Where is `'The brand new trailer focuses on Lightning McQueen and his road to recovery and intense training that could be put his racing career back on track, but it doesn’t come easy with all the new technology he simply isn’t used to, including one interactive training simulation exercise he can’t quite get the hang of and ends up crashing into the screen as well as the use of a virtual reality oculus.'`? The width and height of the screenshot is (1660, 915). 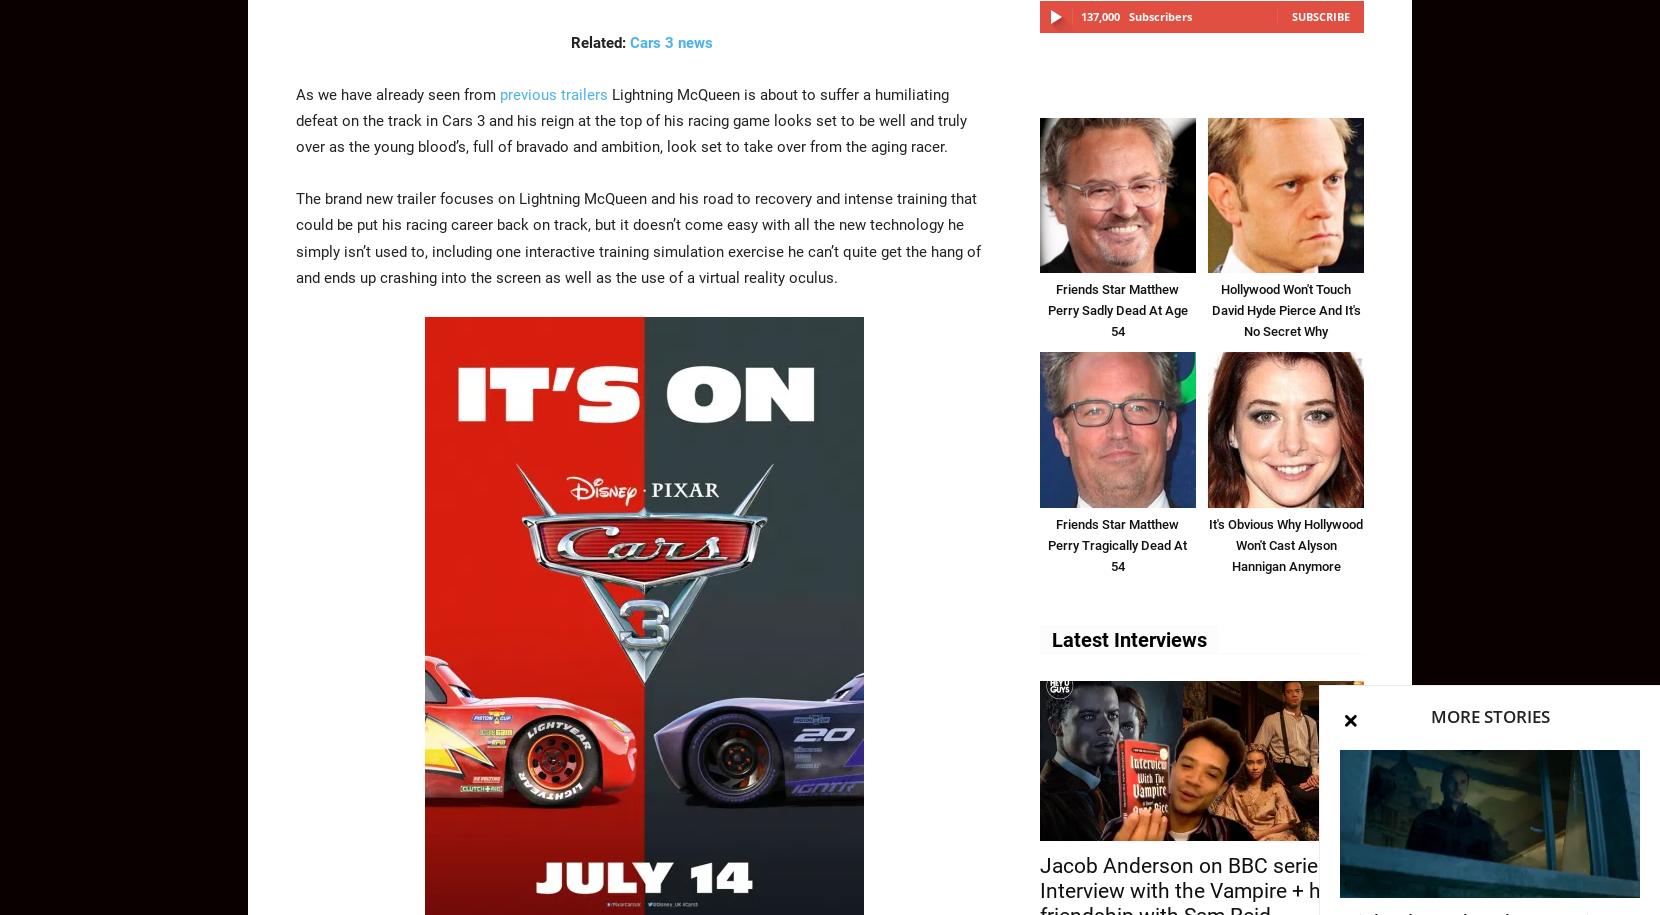
'The brand new trailer focuses on Lightning McQueen and his road to recovery and intense training that could be put his racing career back on track, but it doesn’t come easy with all the new technology he simply isn’t used to, including one interactive training simulation exercise he can’t quite get the hang of and ends up crashing into the screen as well as the use of a virtual reality oculus.' is located at coordinates (637, 237).